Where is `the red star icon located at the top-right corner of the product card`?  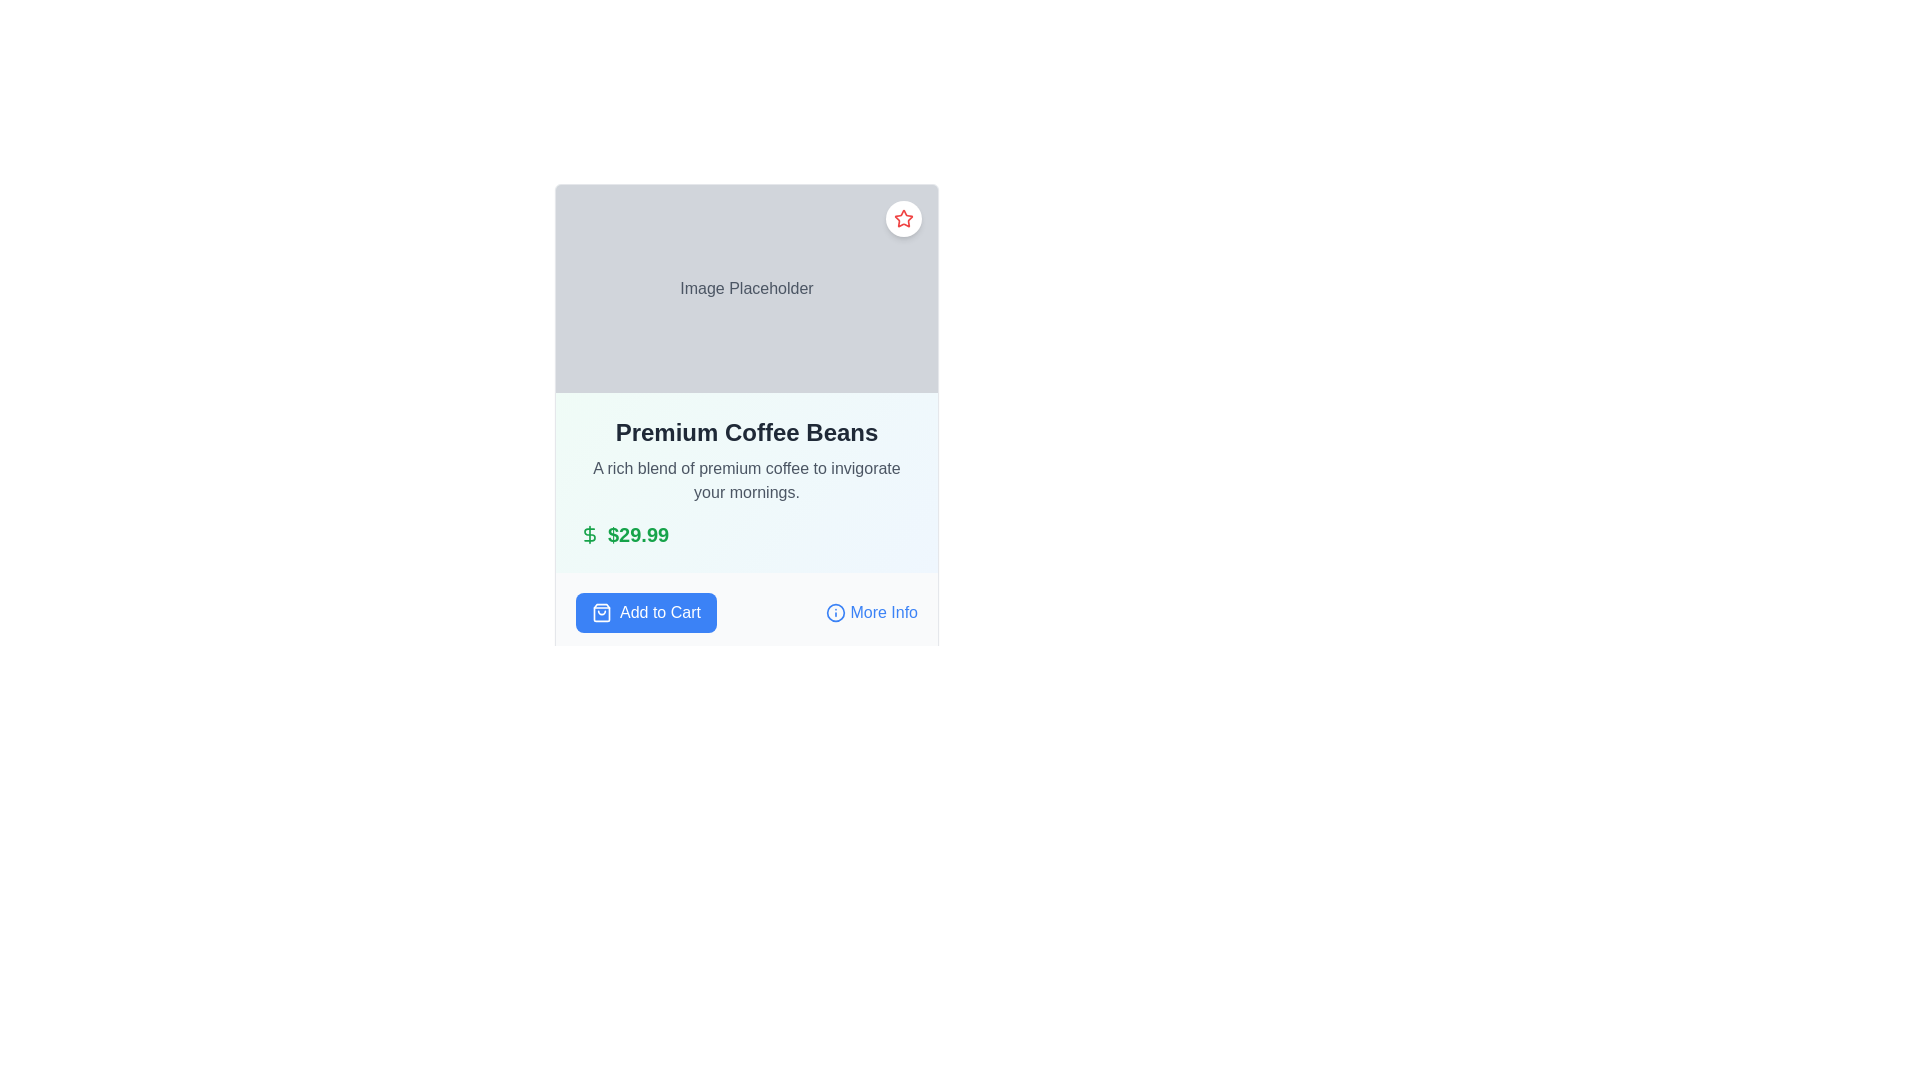 the red star icon located at the top-right corner of the product card is located at coordinates (902, 218).